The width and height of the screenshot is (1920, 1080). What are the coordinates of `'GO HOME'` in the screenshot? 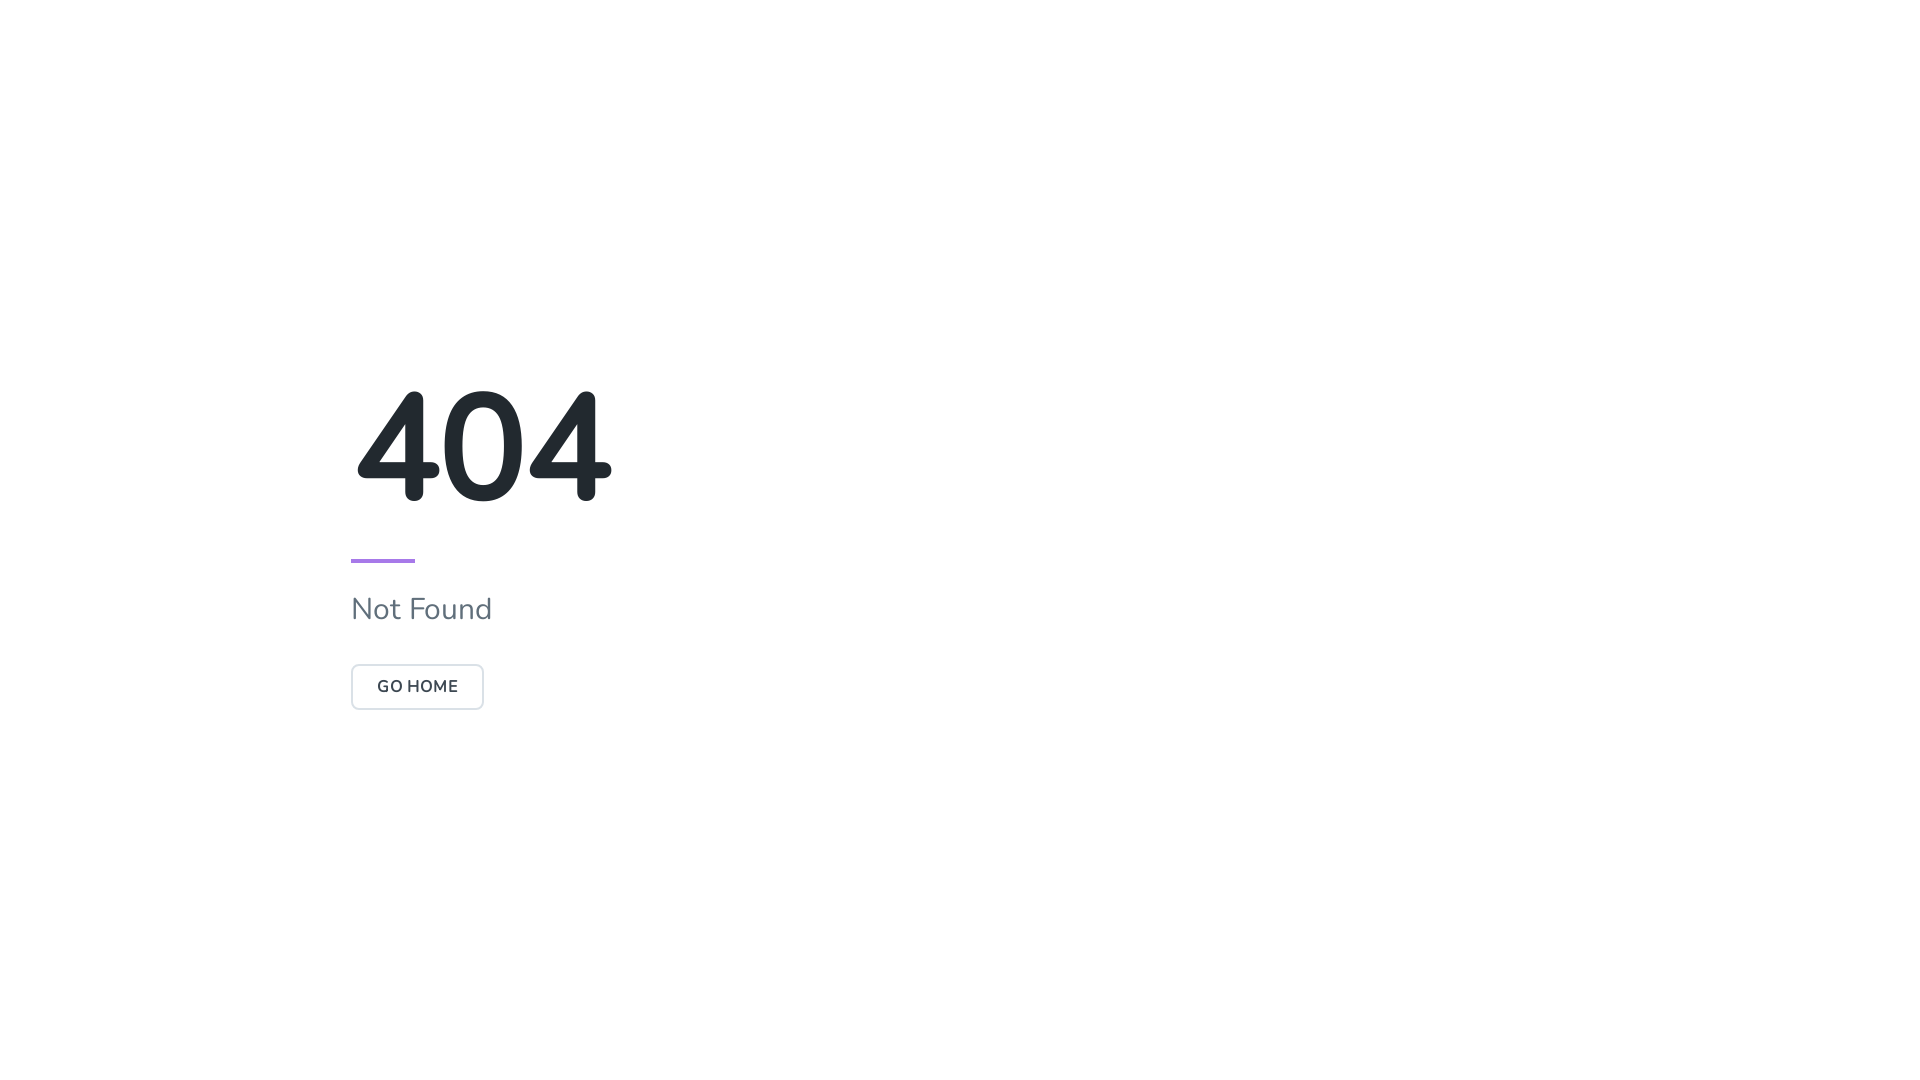 It's located at (416, 685).